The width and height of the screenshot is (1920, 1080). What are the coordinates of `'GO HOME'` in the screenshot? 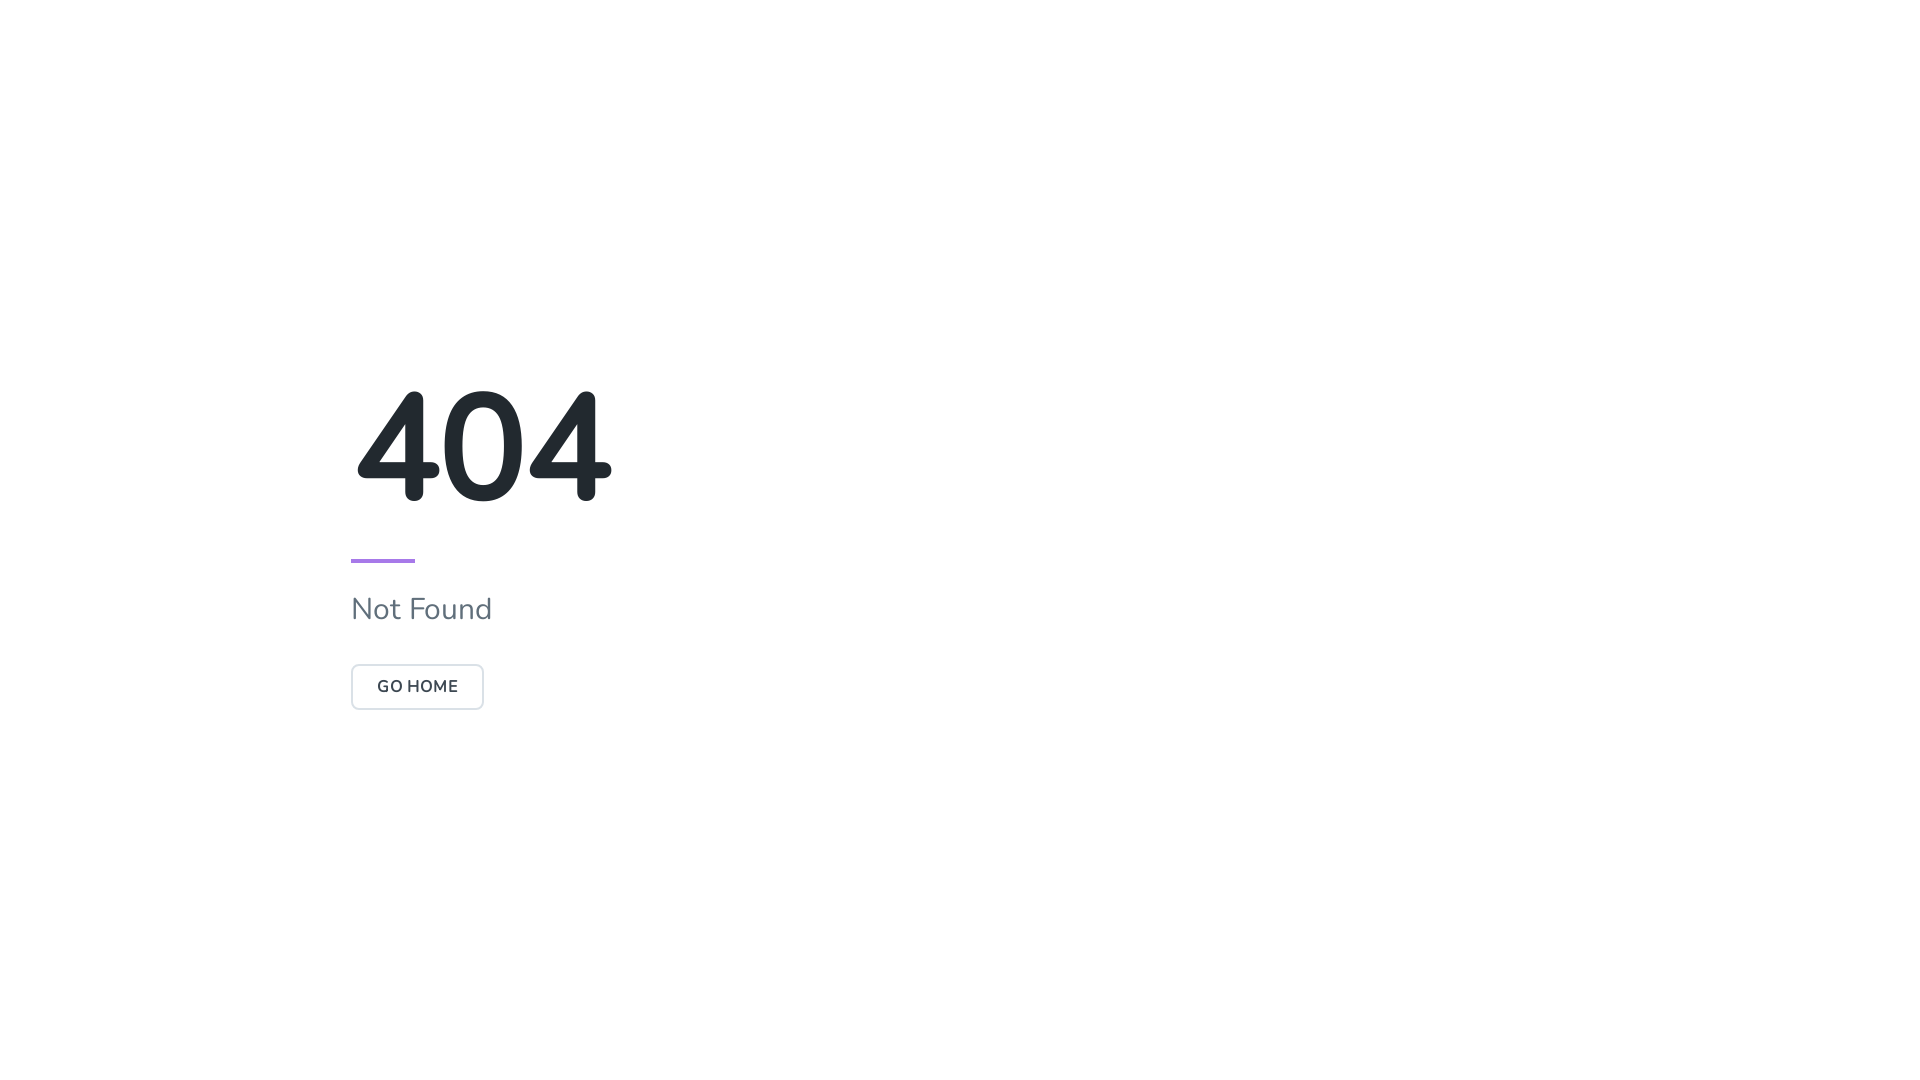 It's located at (416, 685).